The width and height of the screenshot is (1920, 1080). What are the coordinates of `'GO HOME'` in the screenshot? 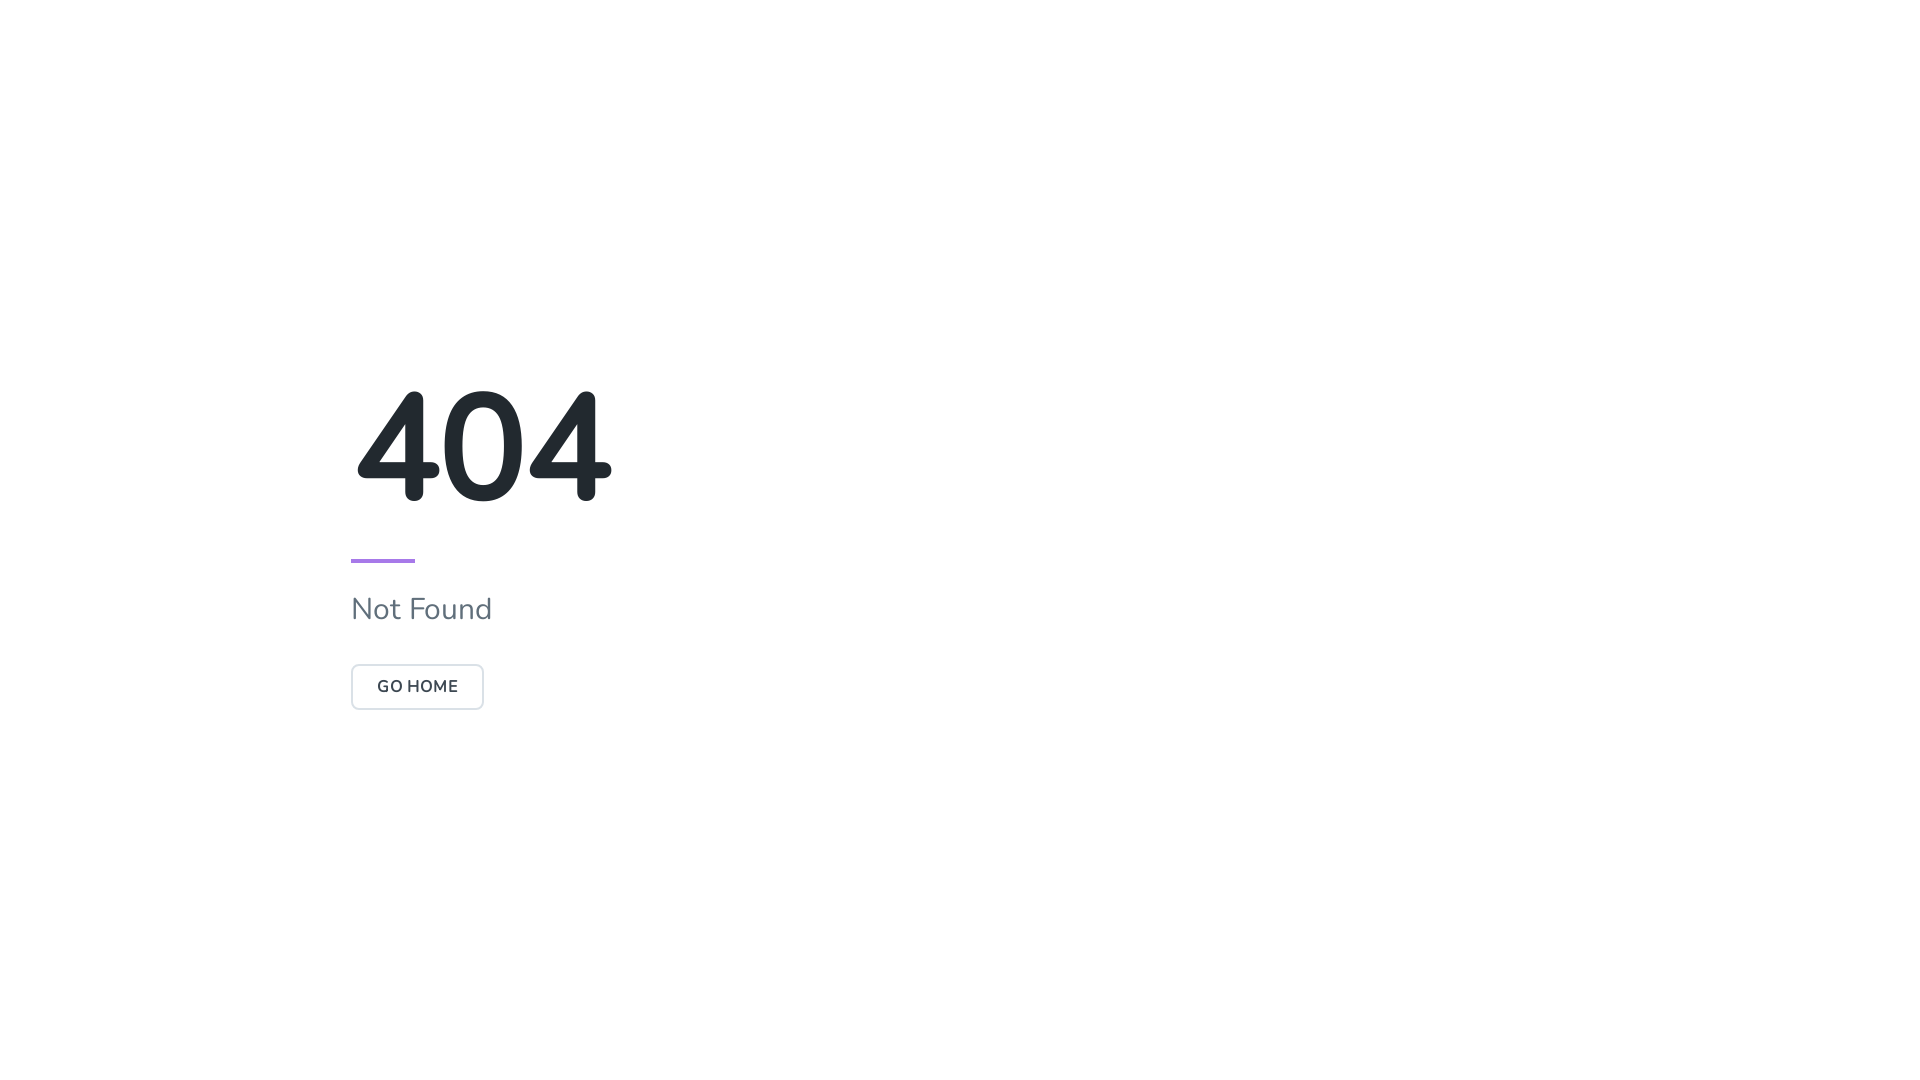 It's located at (416, 685).